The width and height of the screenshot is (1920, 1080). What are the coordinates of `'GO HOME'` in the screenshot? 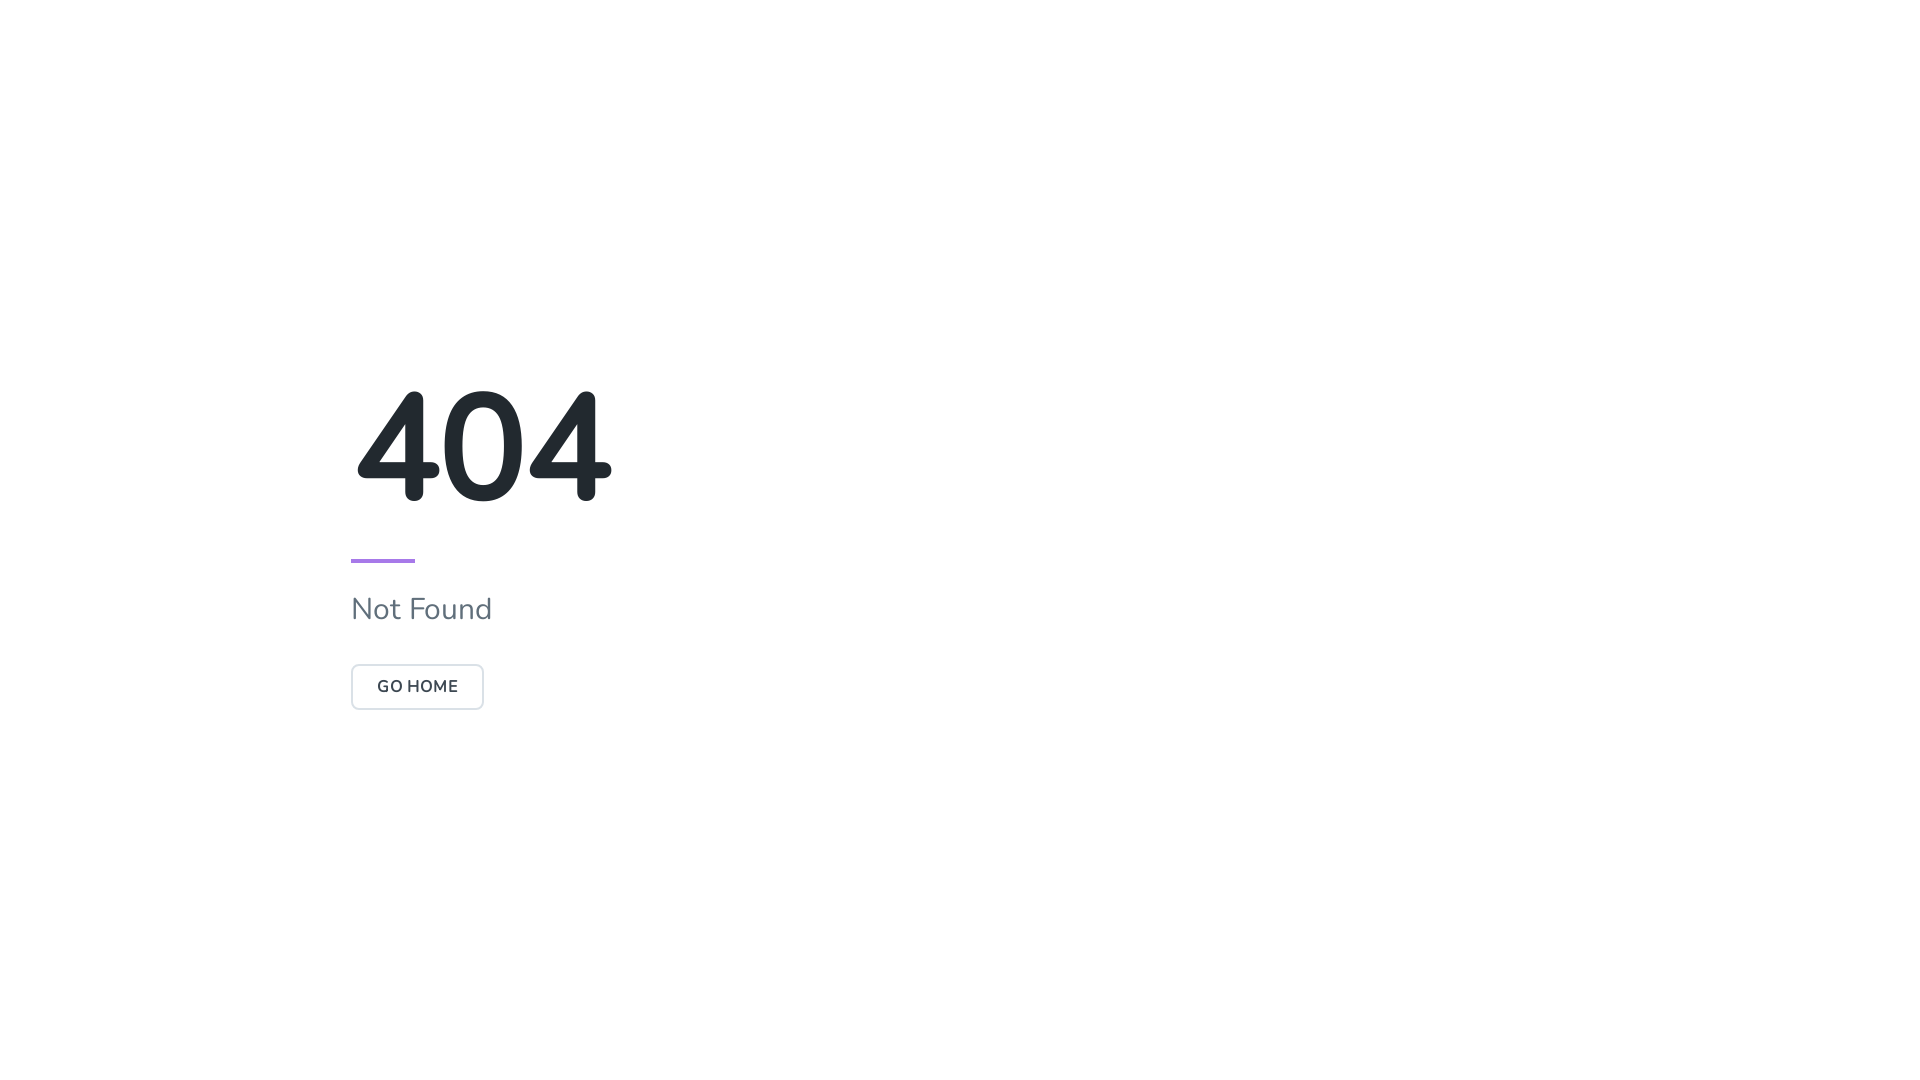 It's located at (416, 685).